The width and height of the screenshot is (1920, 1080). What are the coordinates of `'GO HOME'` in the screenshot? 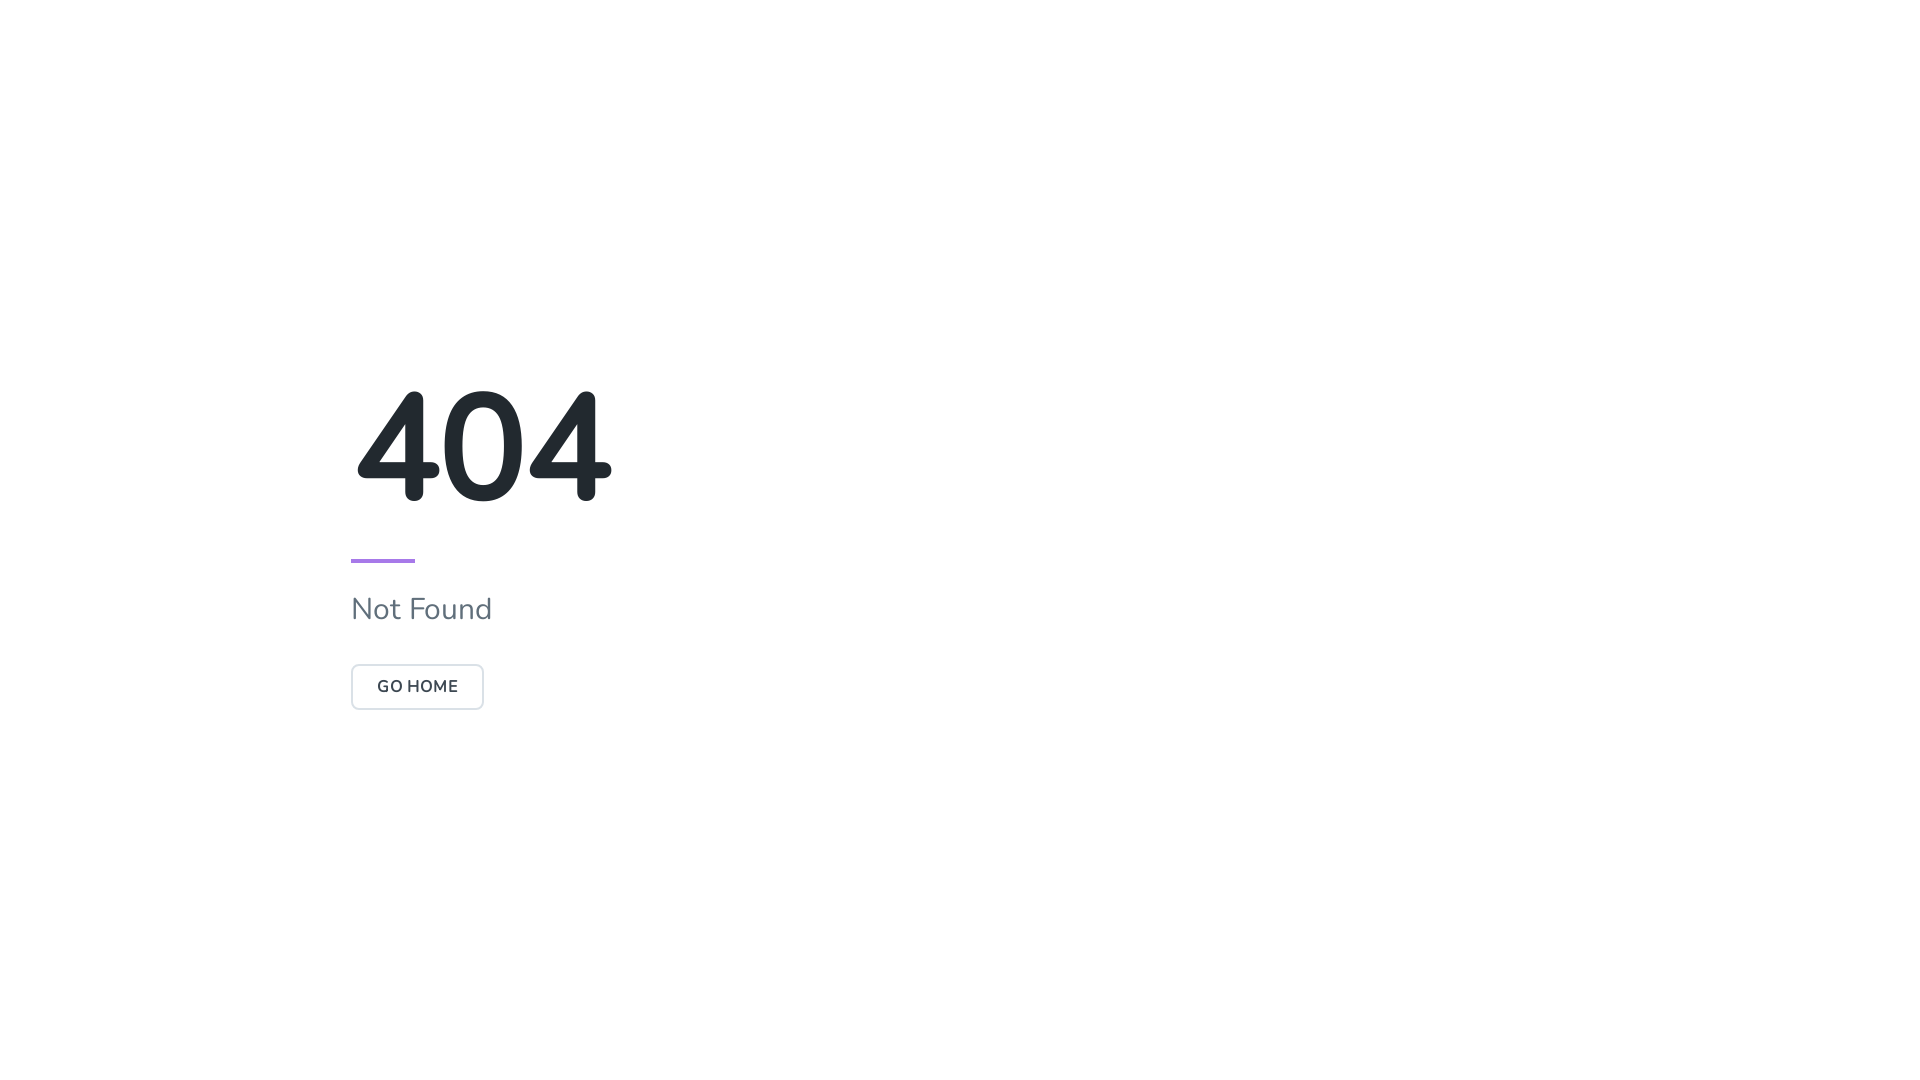 It's located at (416, 685).